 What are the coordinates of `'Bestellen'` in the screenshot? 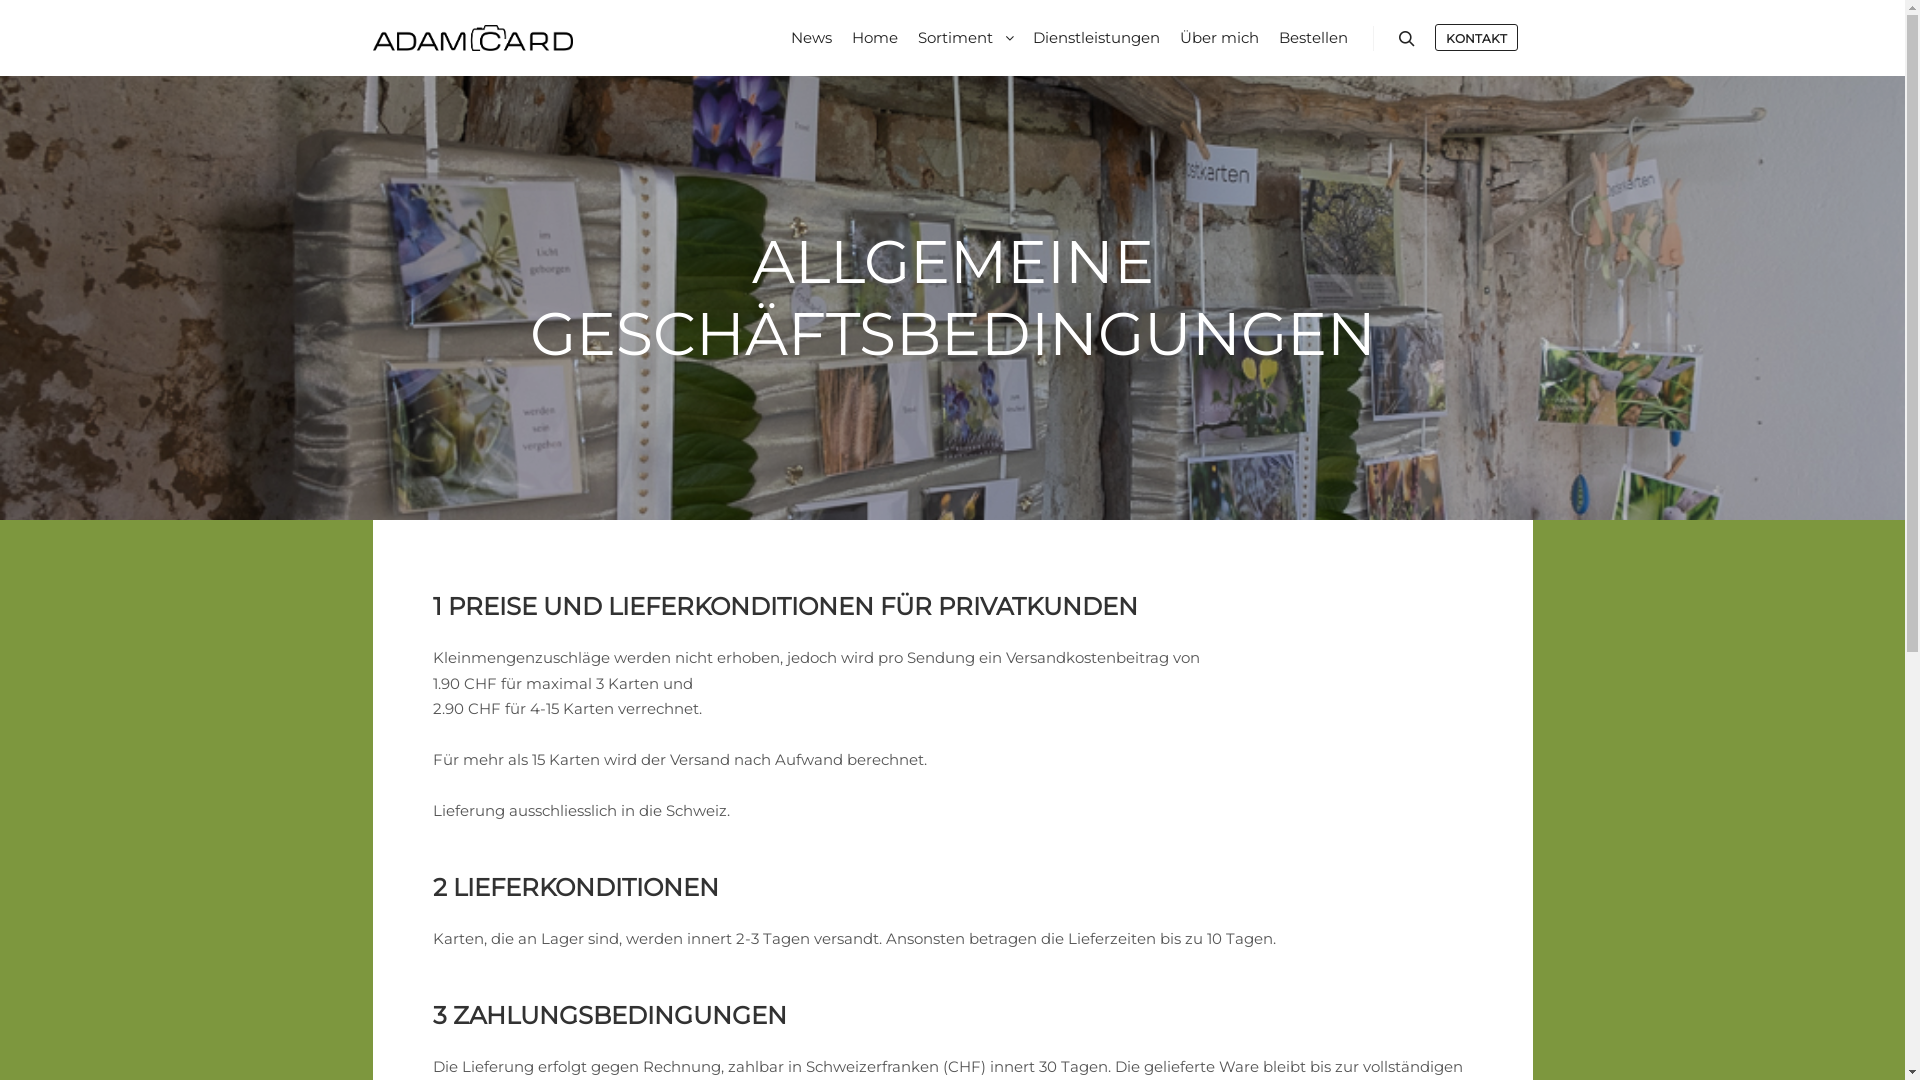 It's located at (1312, 38).